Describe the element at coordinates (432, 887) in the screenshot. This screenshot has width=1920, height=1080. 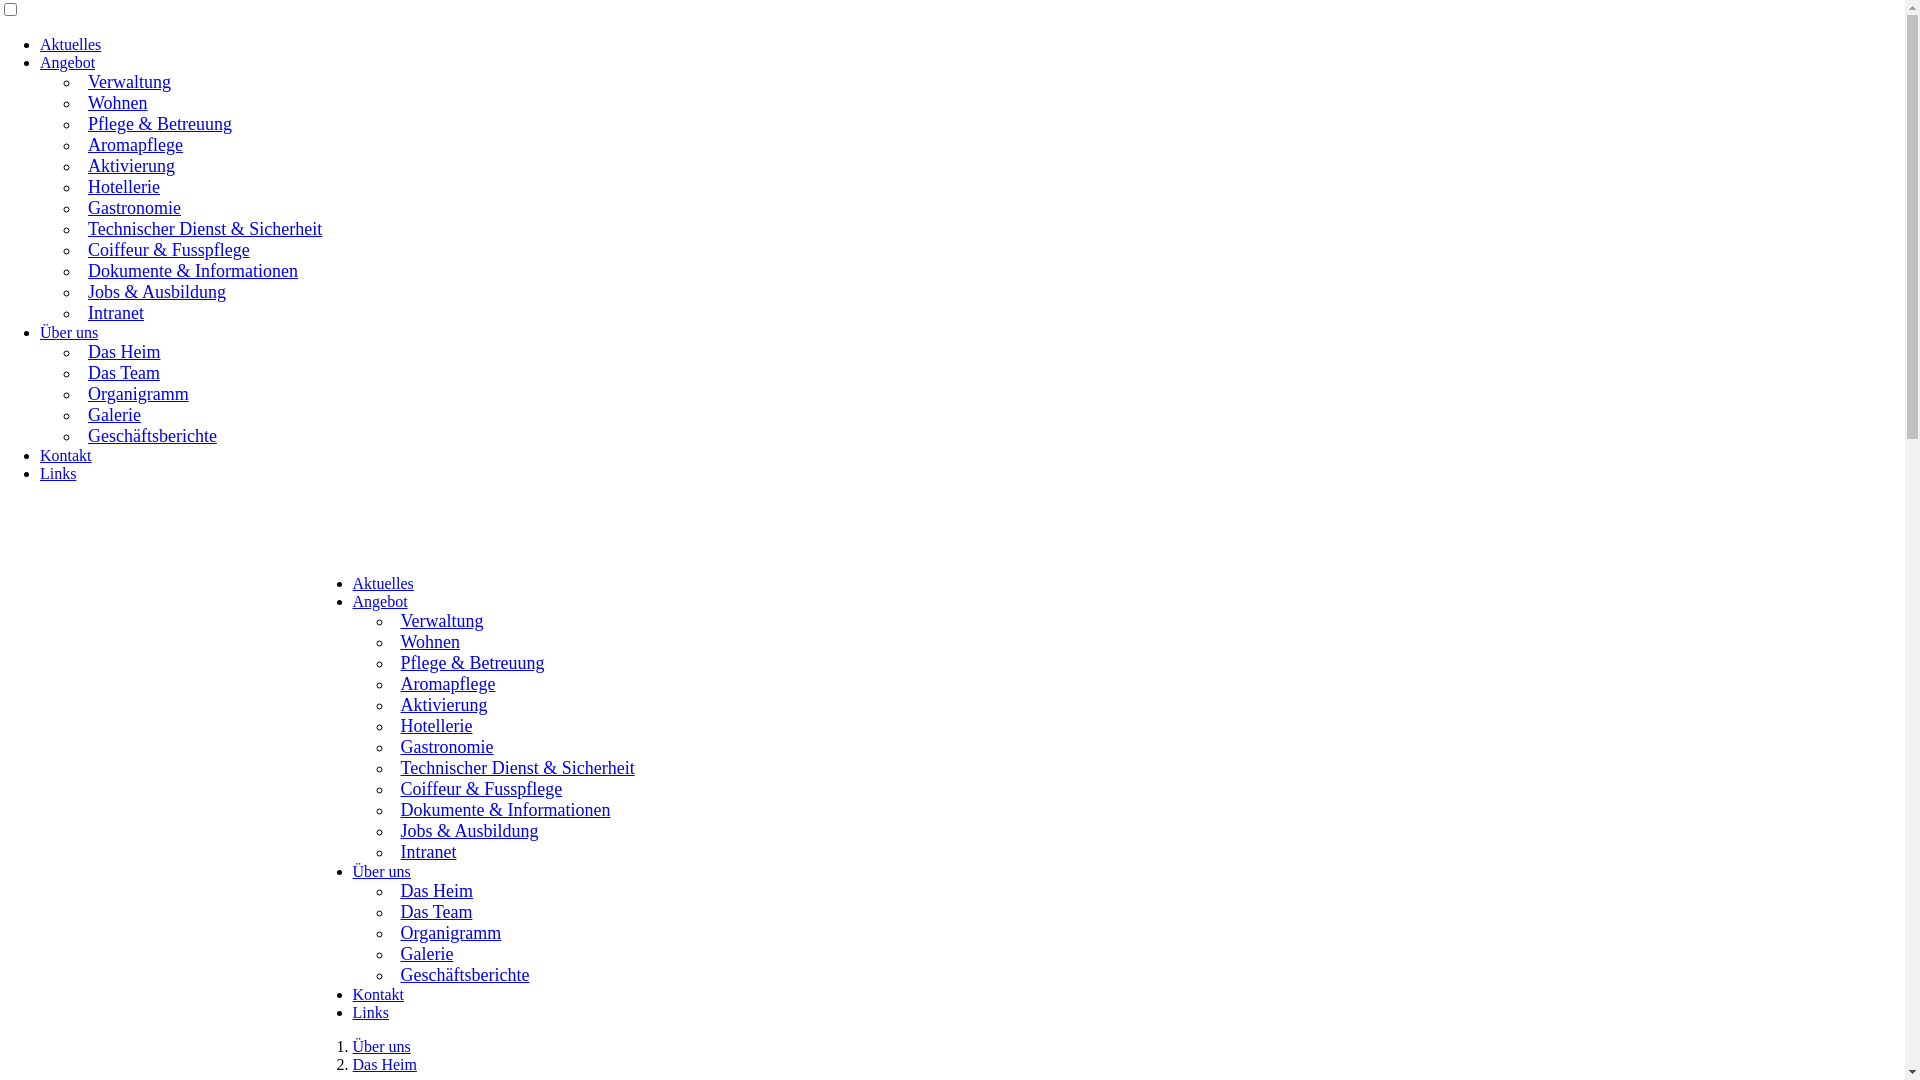
I see `'Das Heim'` at that location.